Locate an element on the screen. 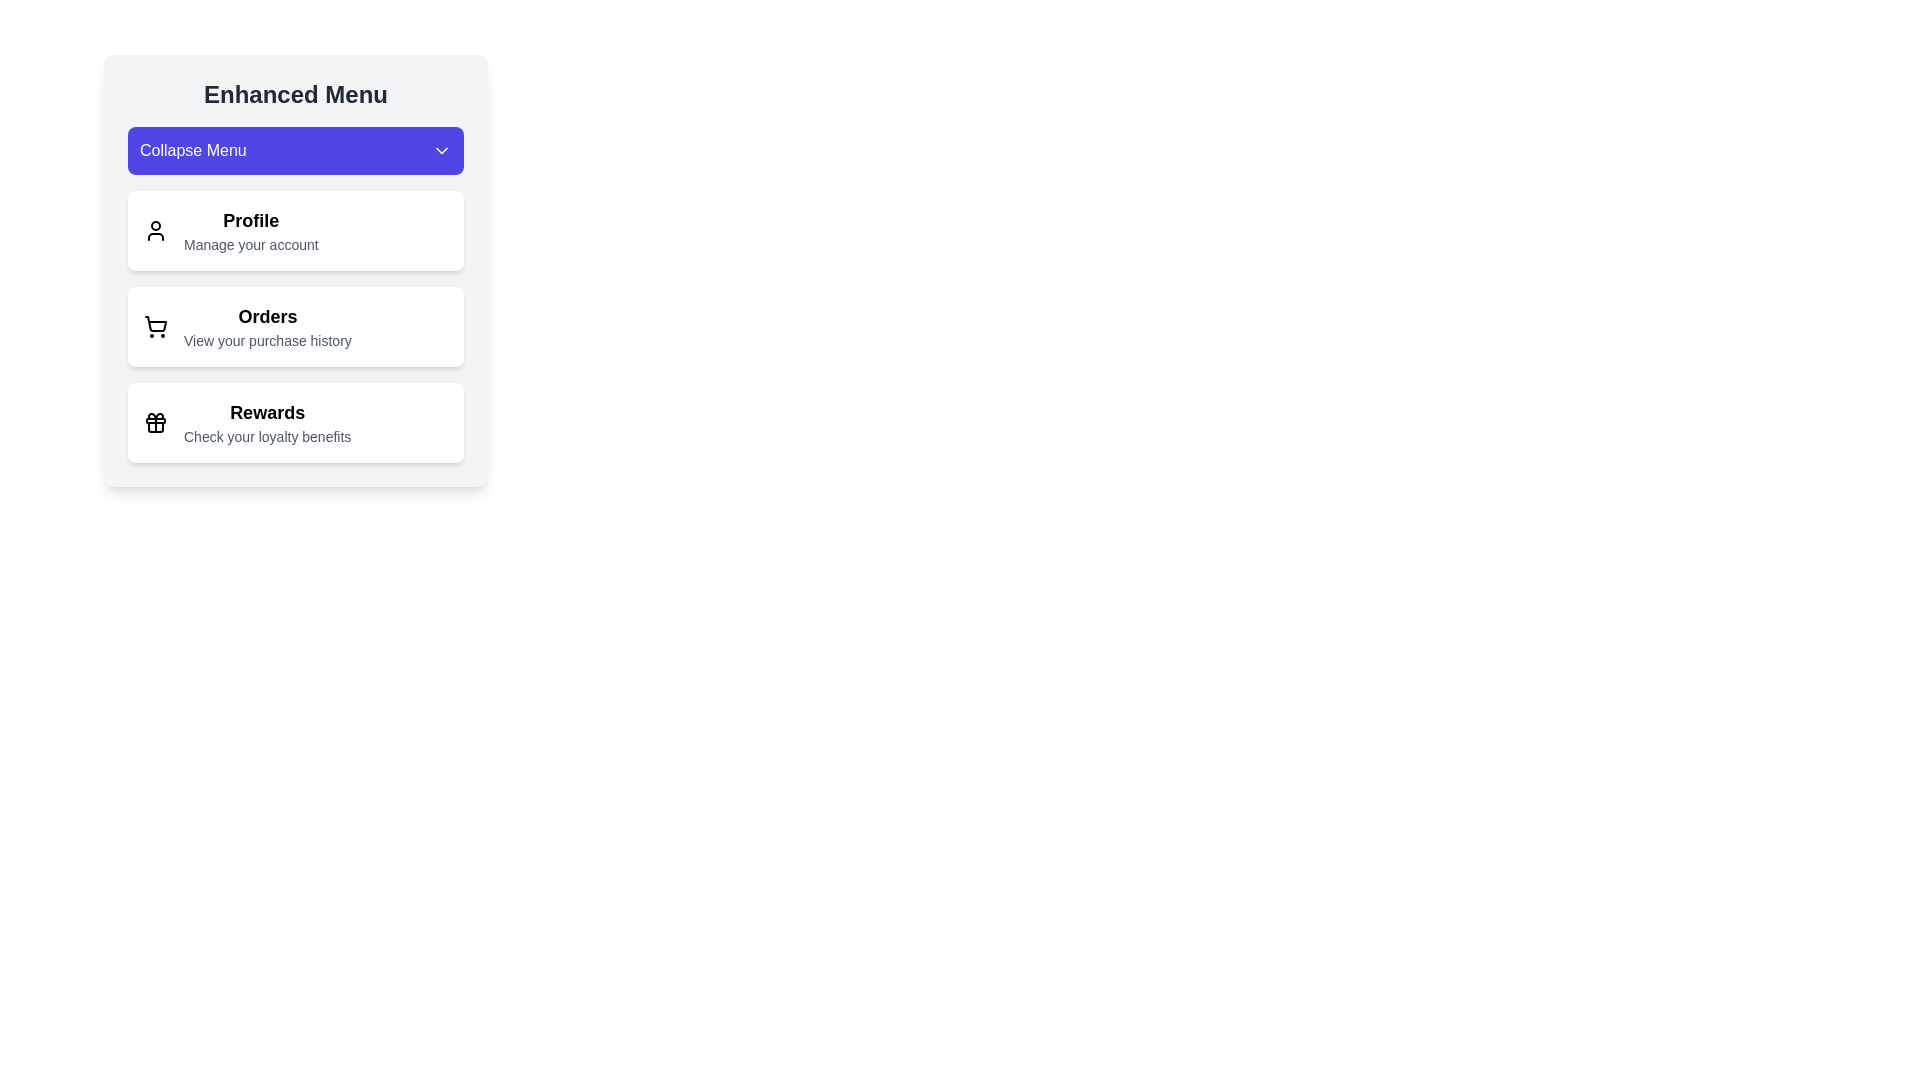  the 'Orders' text block in the Enhanced Menu is located at coordinates (266, 326).